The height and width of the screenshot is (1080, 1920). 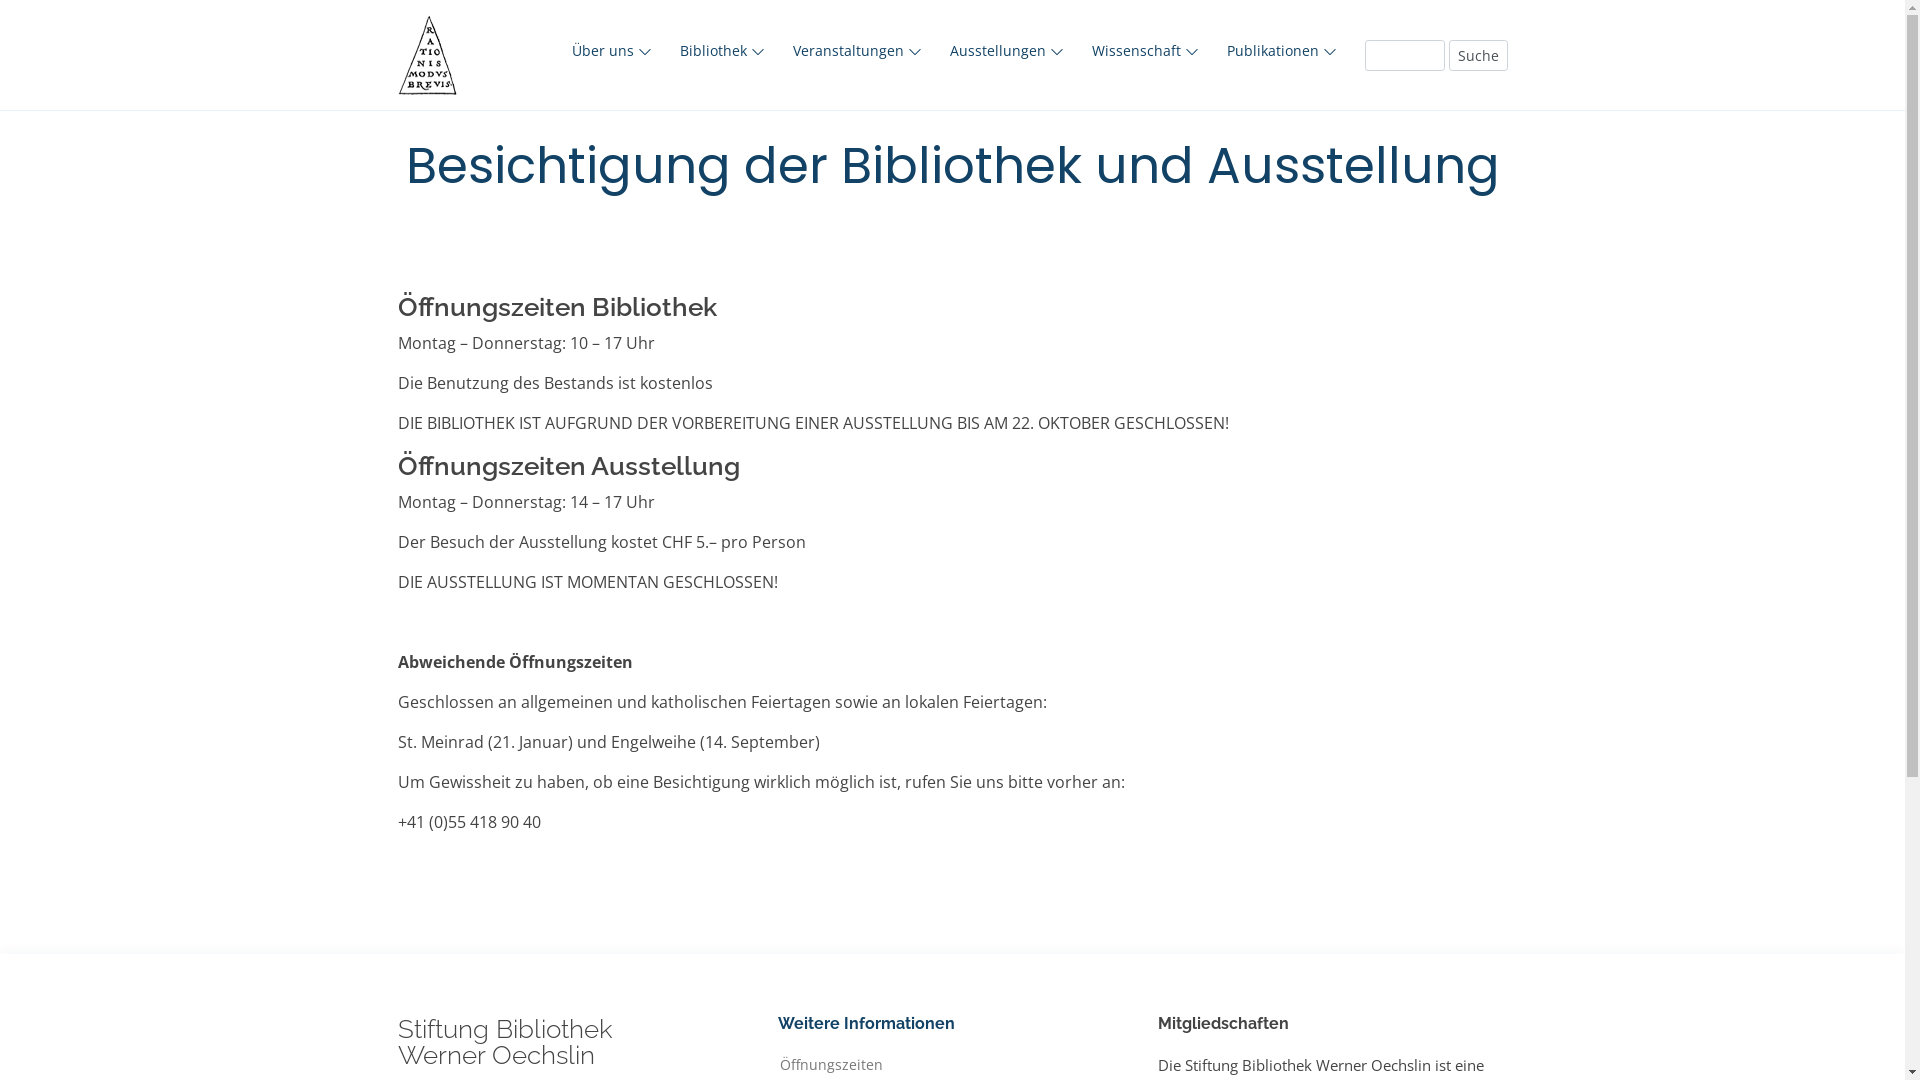 What do you see at coordinates (1281, 49) in the screenshot?
I see `'Publikationen '` at bounding box center [1281, 49].